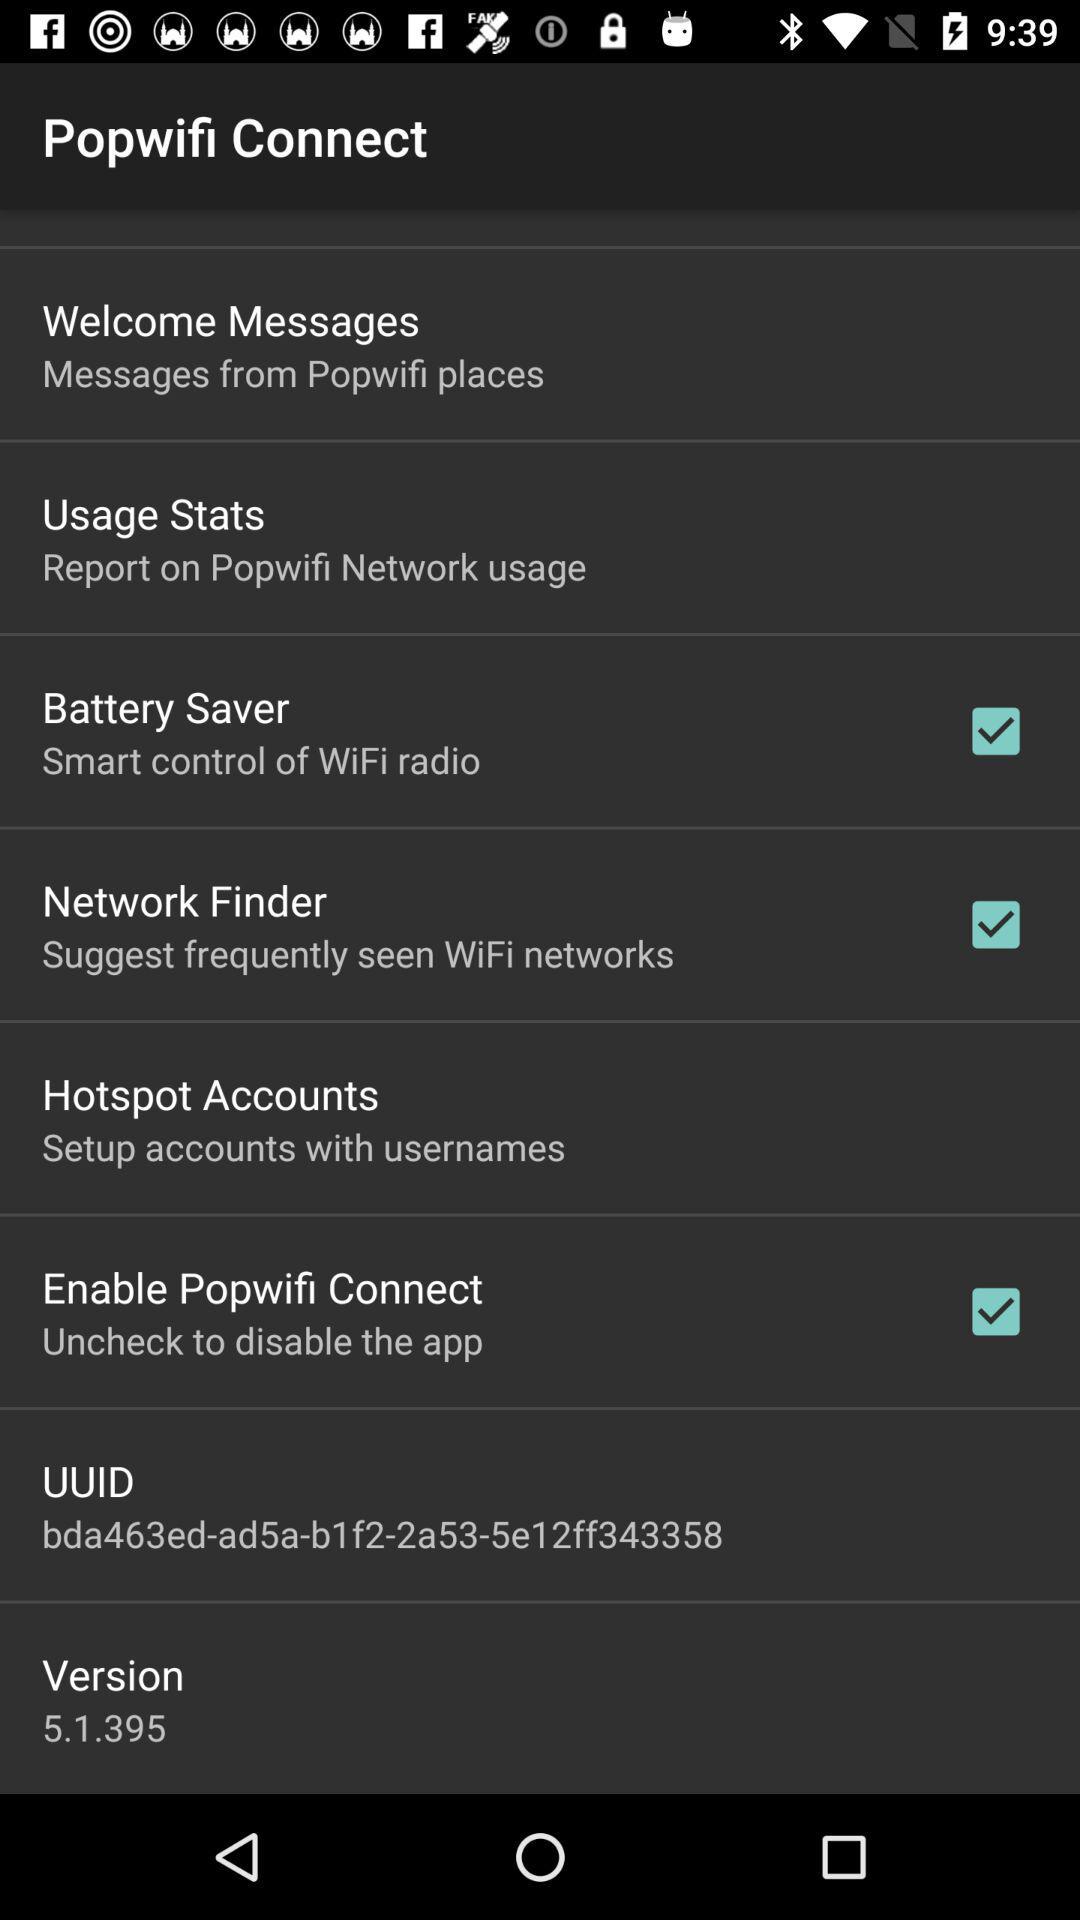  Describe the element at coordinates (357, 952) in the screenshot. I see `the icon below the network finder app` at that location.